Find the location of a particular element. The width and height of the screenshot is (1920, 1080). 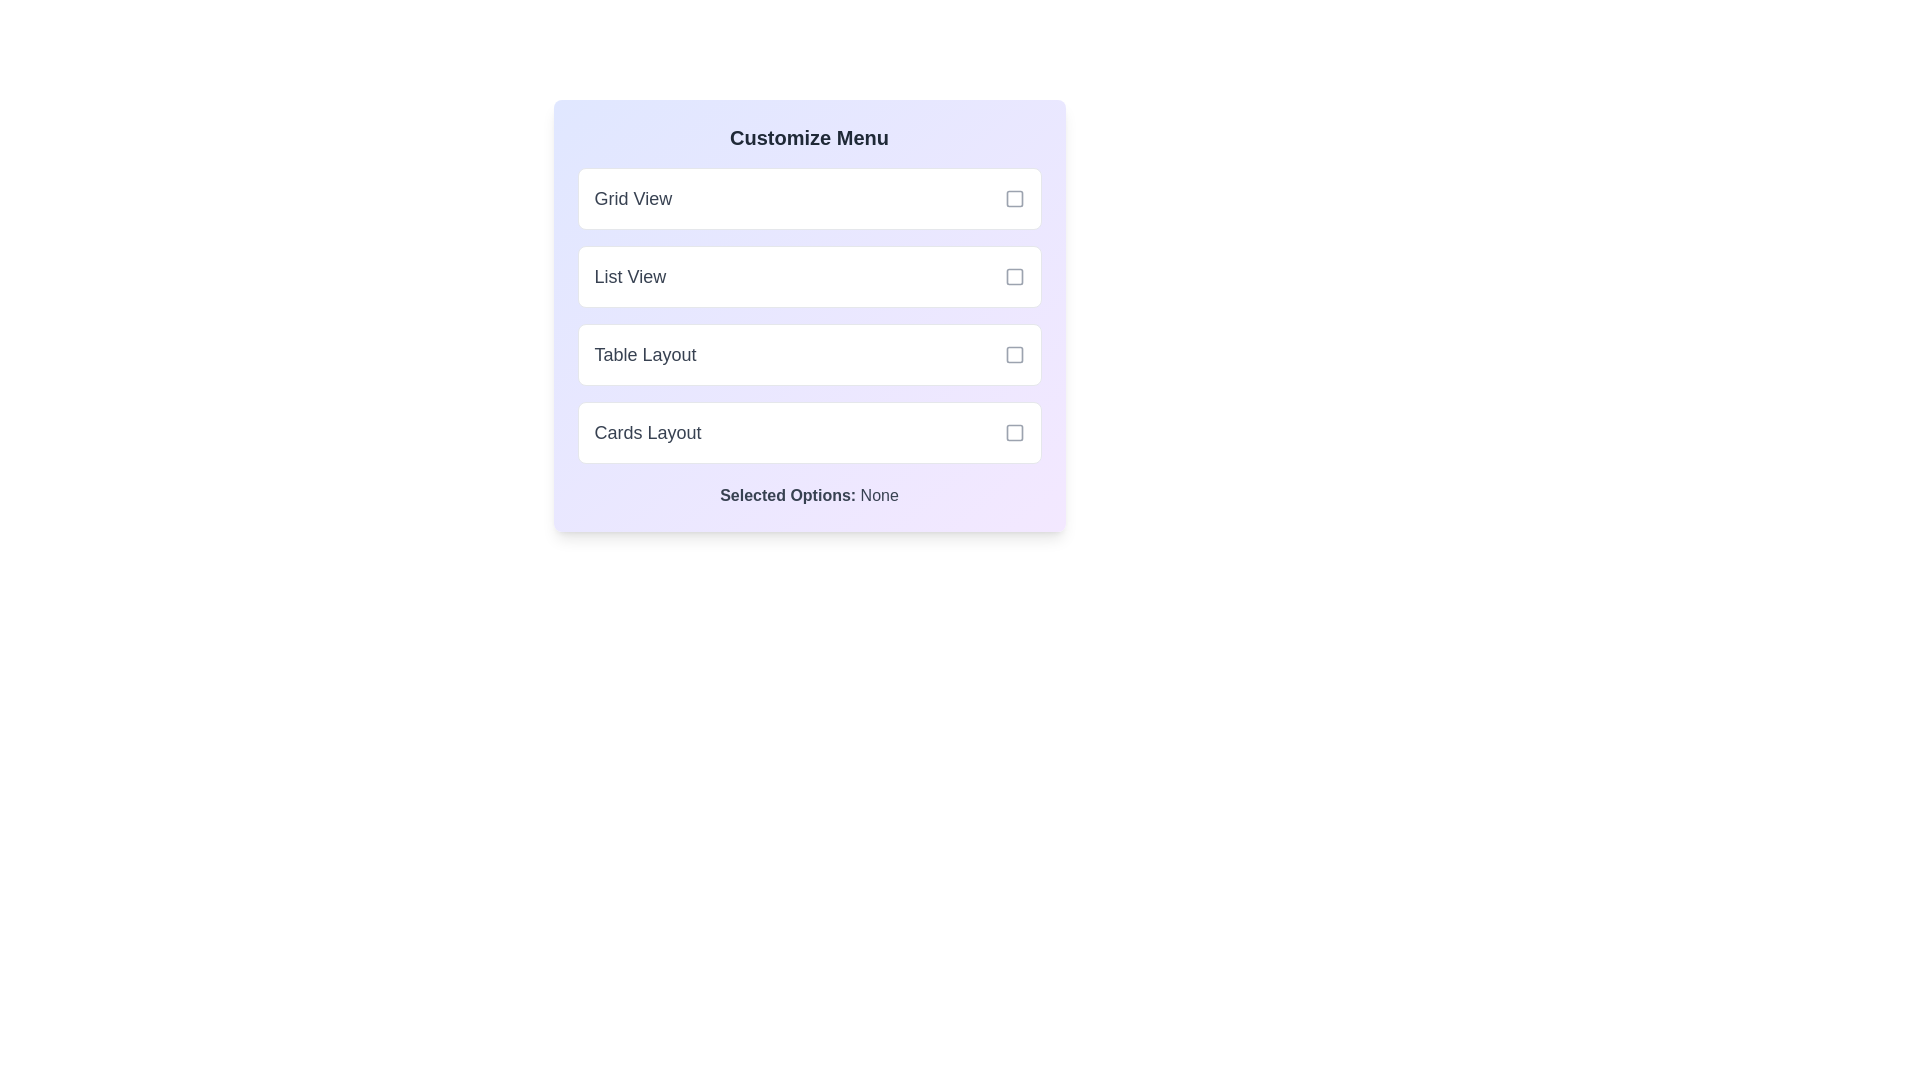

the Checkbox icon, which is a small square with a gray outline located at the far right end of the 'Cards Layout' row in the Customize Menu list is located at coordinates (1014, 431).